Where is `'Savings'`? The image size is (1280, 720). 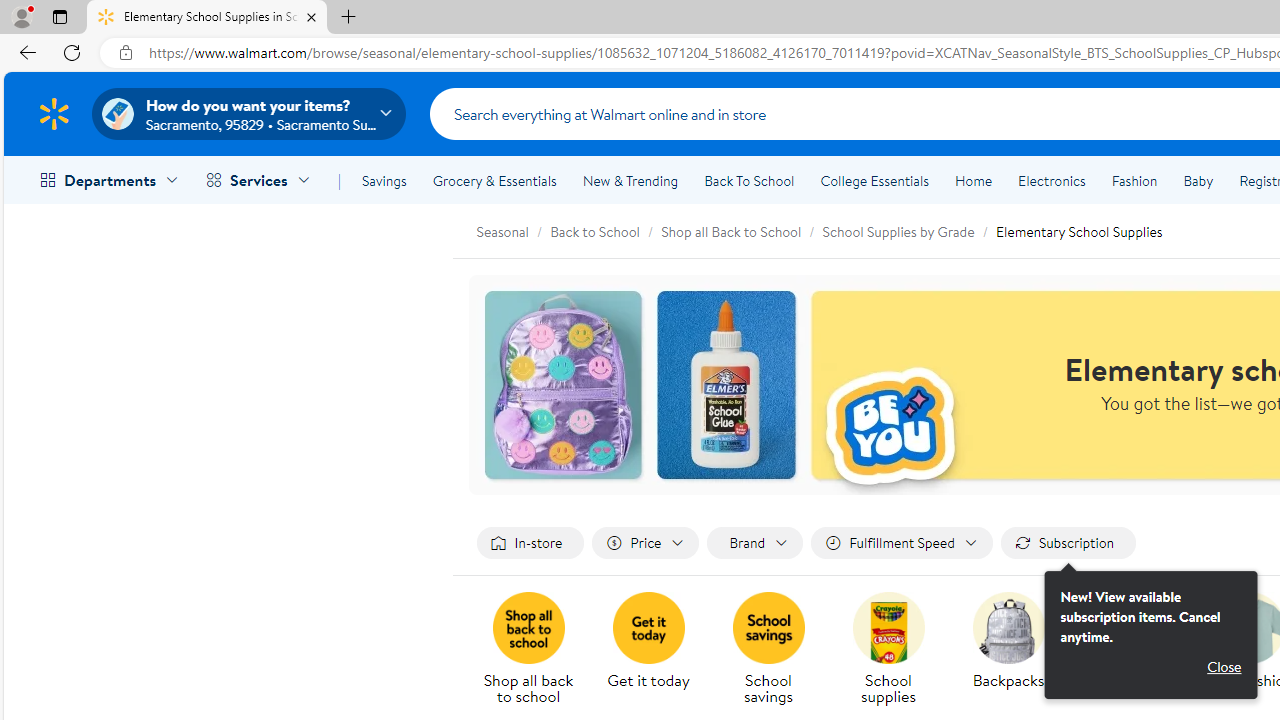
'Savings' is located at coordinates (384, 181).